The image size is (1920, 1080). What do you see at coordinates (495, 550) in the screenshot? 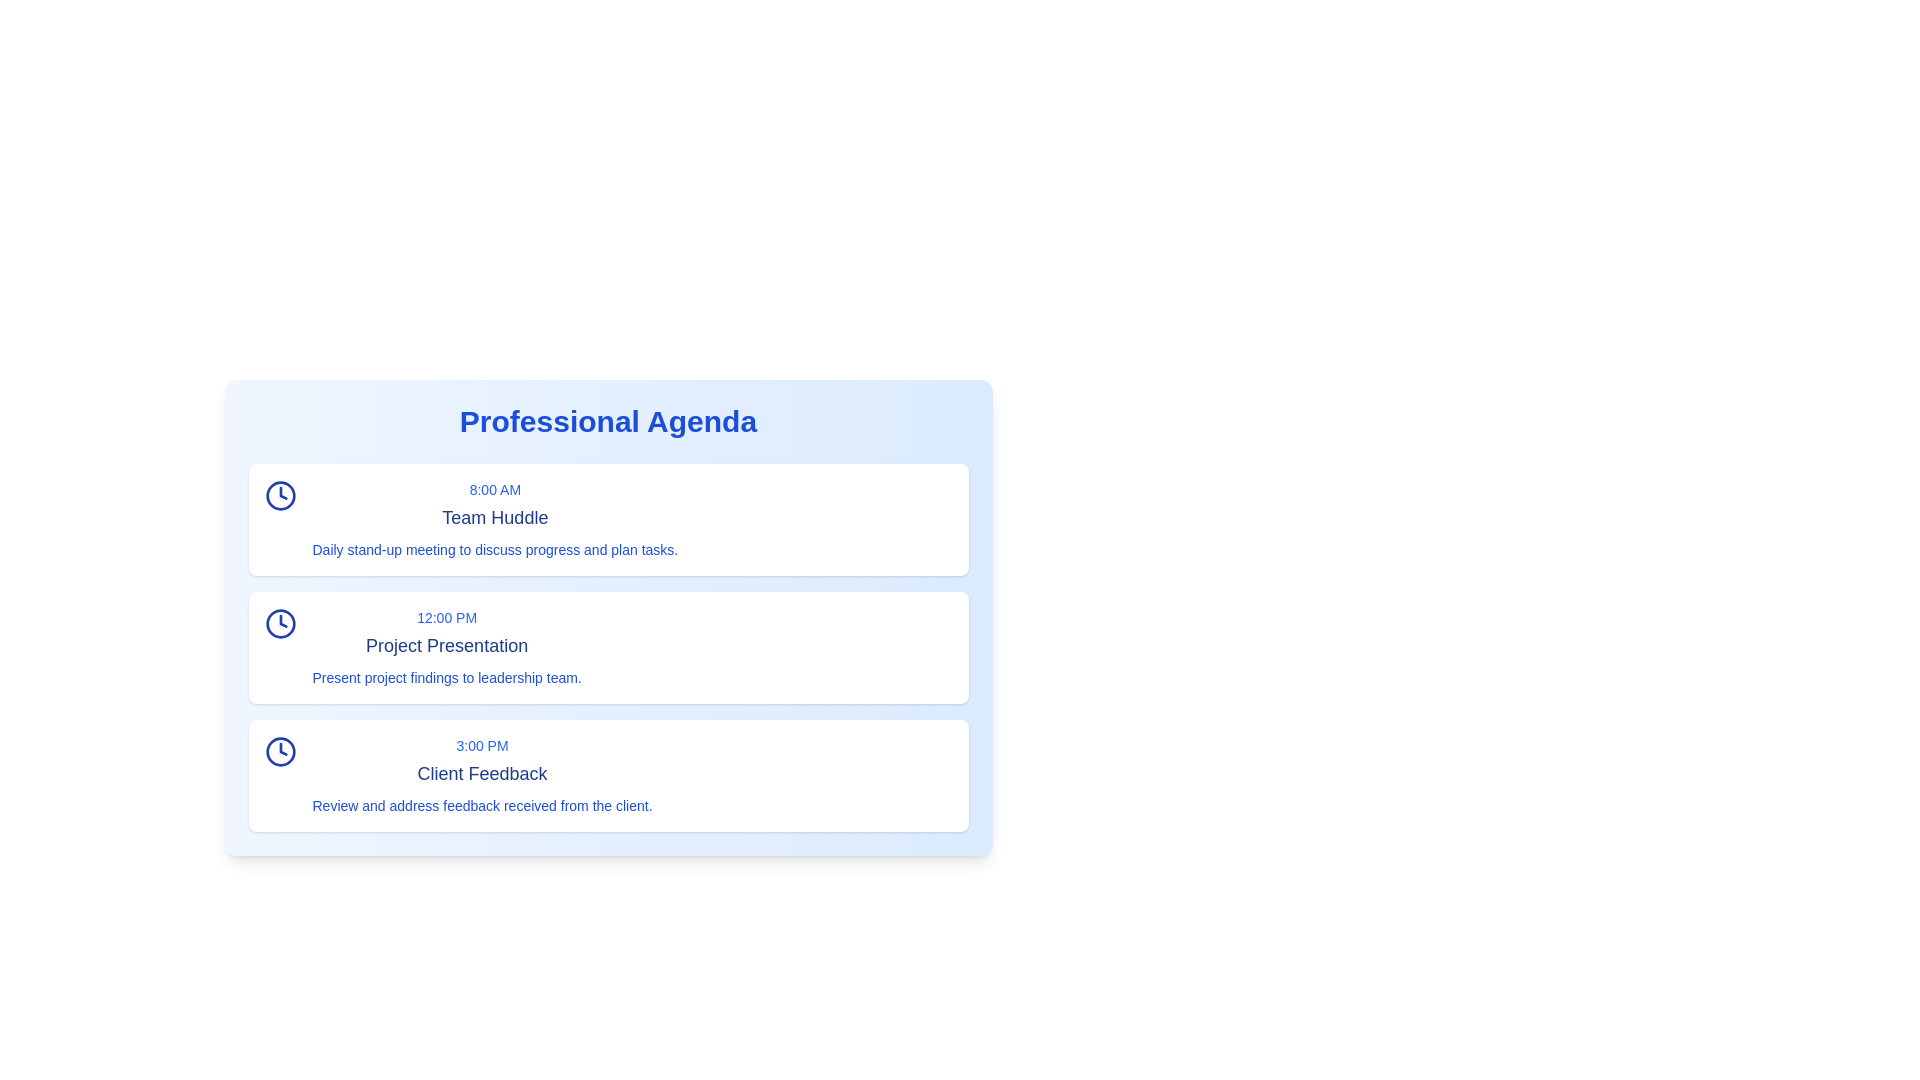
I see `descriptive text located below the 'Team Huddle' title for the 8:00 AM schedule` at bounding box center [495, 550].